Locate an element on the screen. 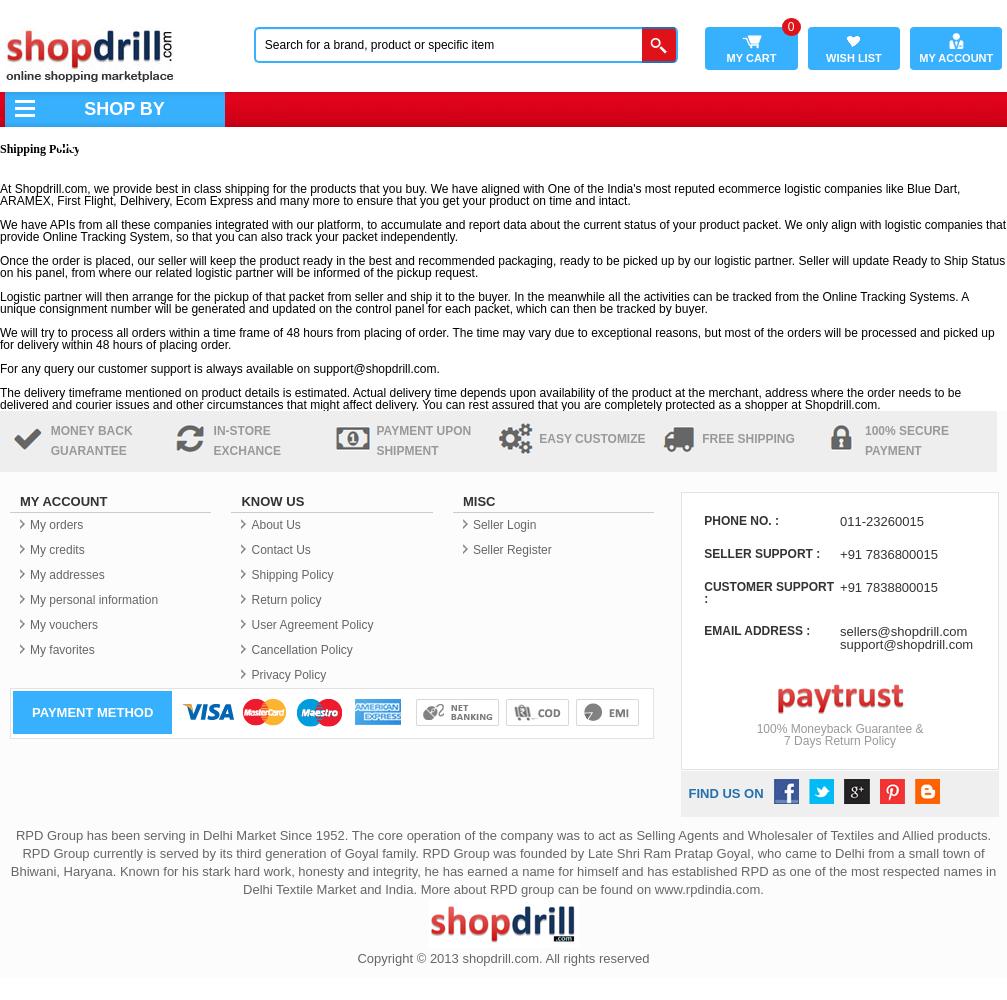 This screenshot has width=1007, height=1000. 'My orders' is located at coordinates (56, 525).